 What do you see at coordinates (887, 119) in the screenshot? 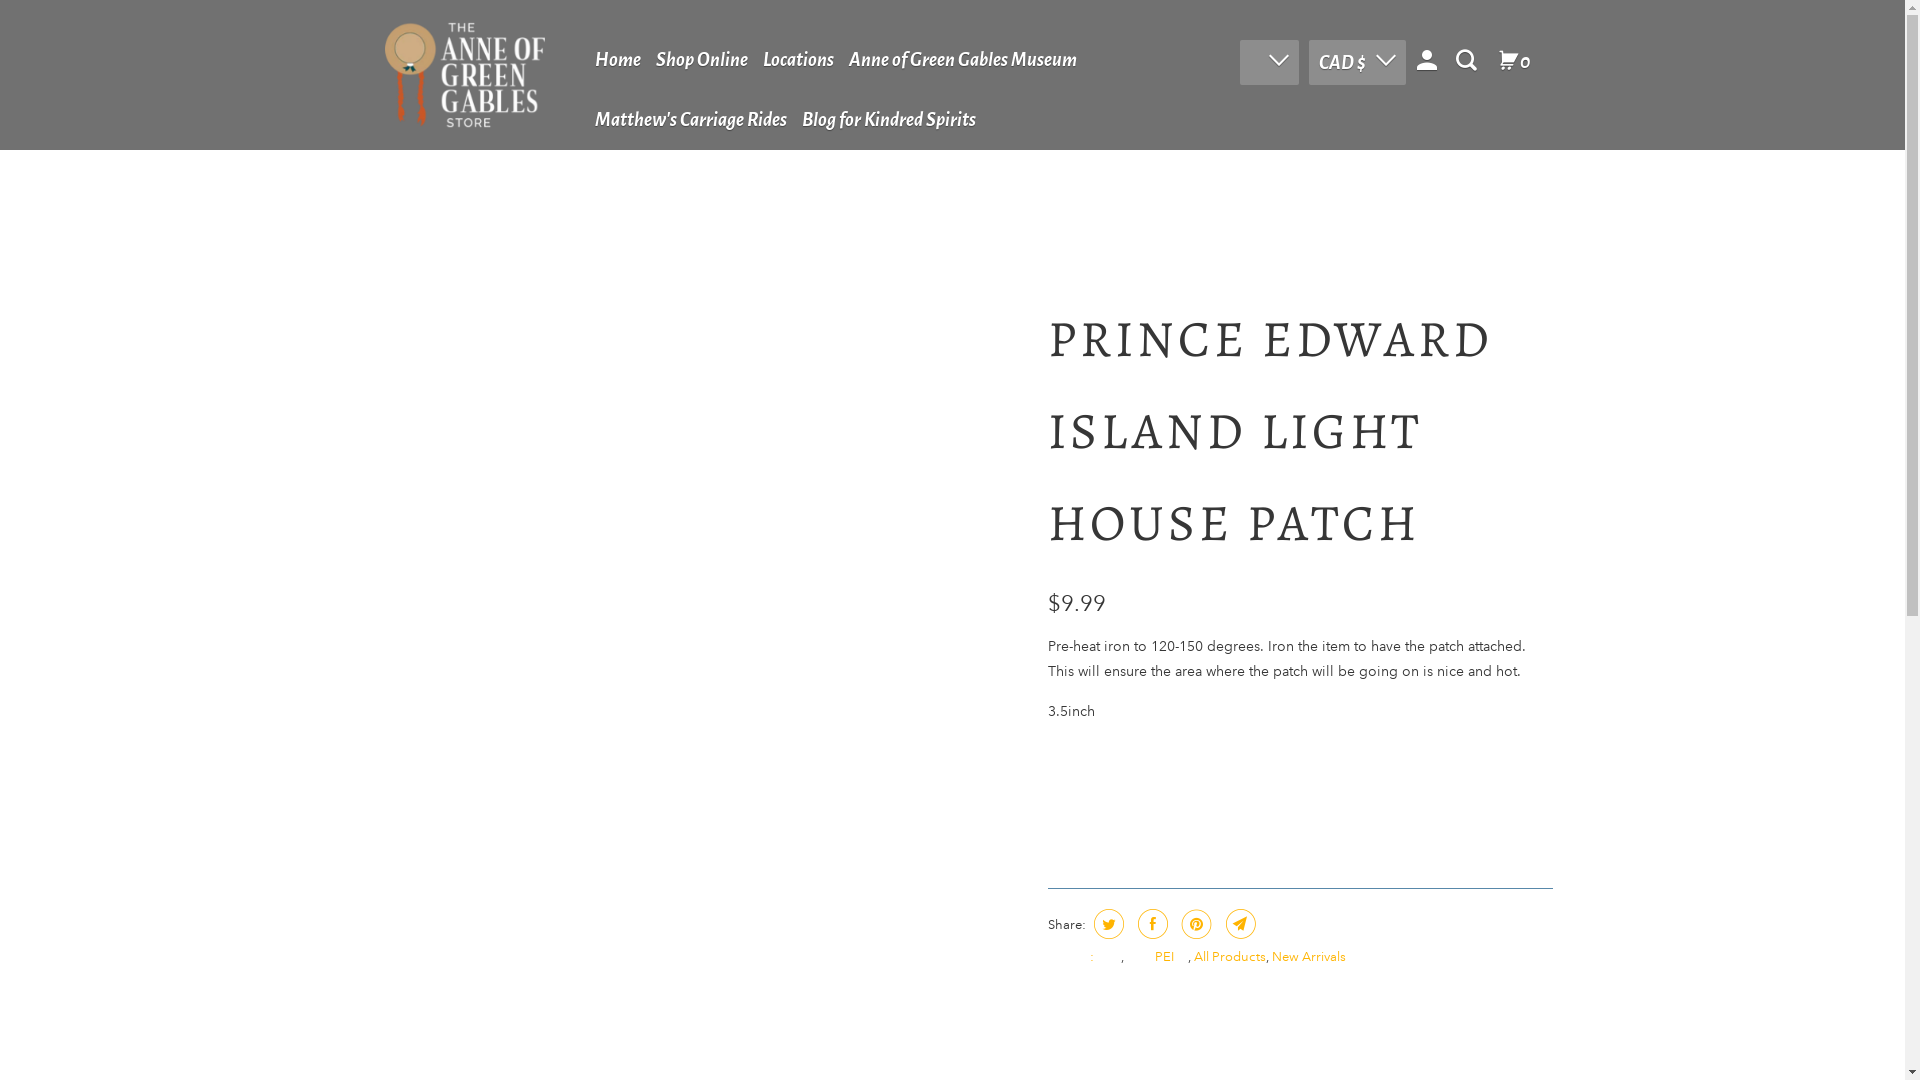
I see `'Blog for Kindred Spirits'` at bounding box center [887, 119].